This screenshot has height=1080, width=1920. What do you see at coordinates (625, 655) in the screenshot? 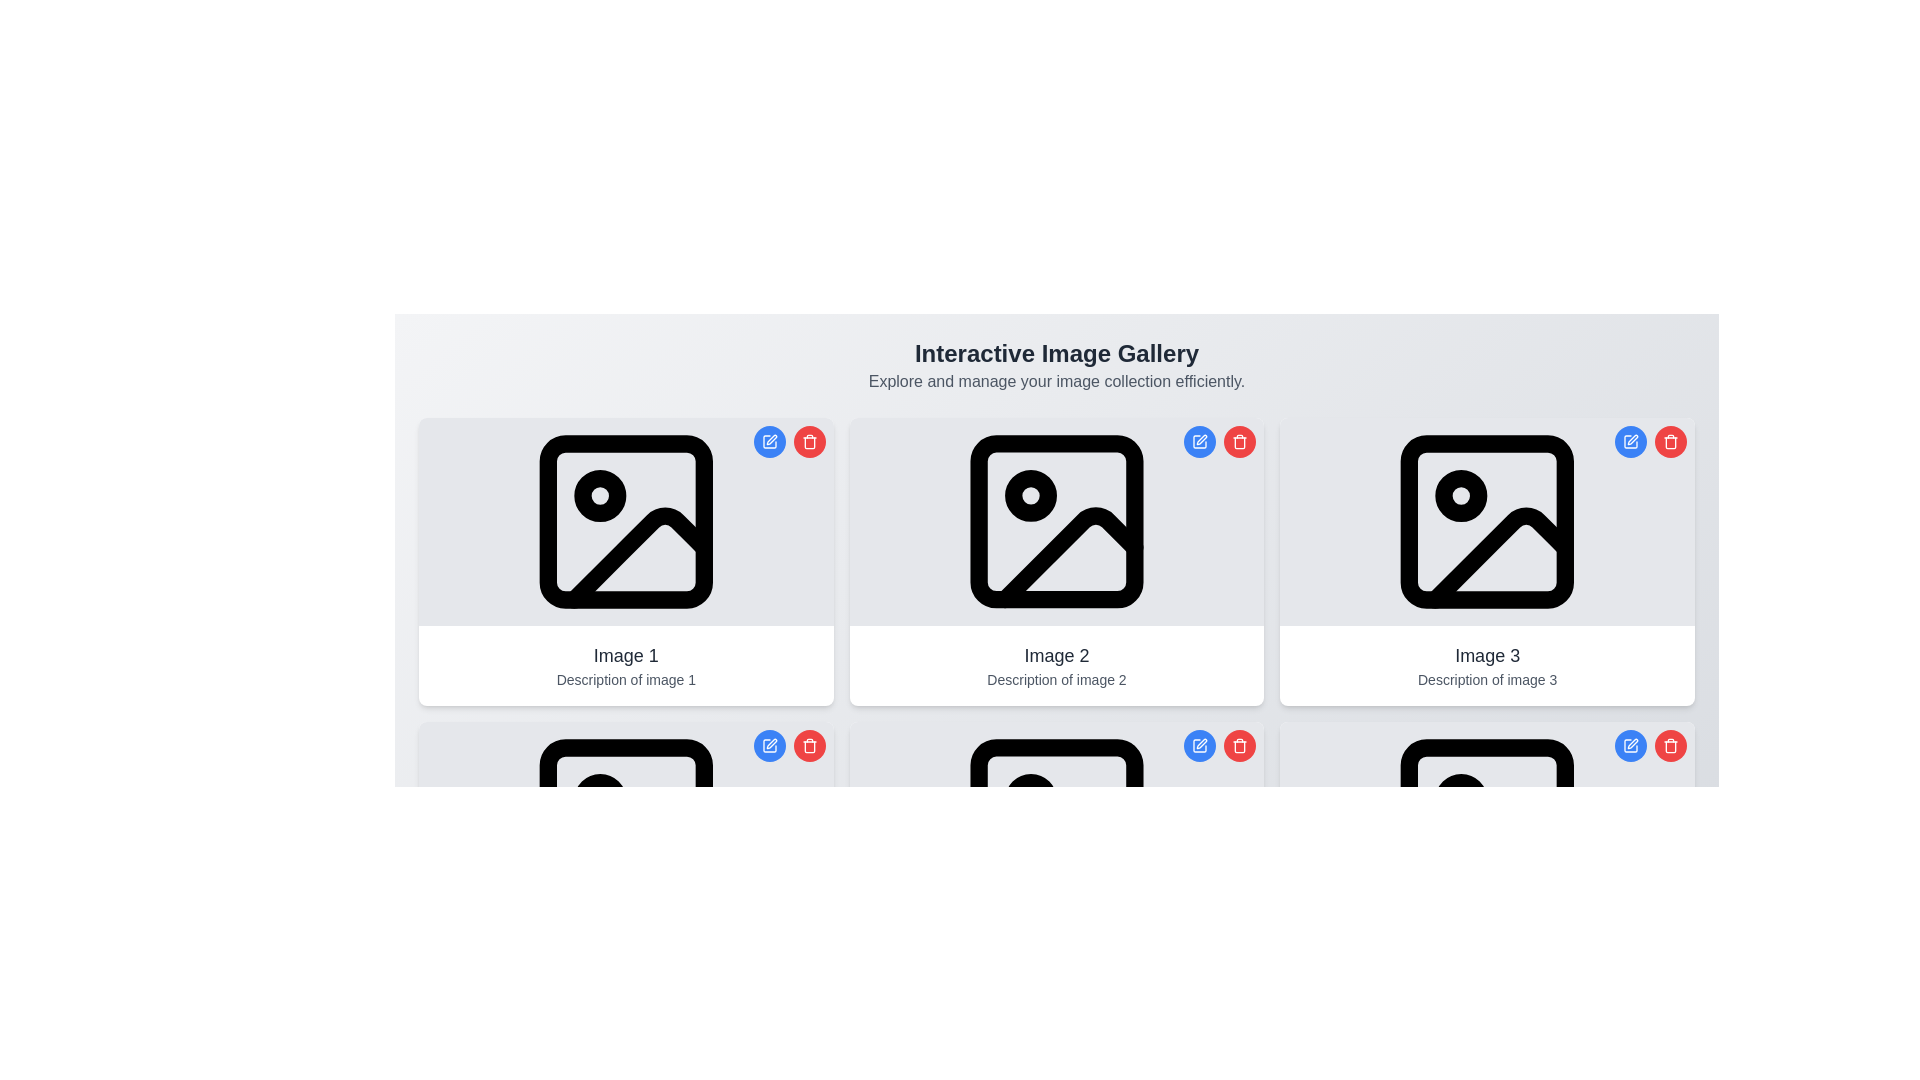
I see `text label displaying 'Image 1', which is a bold, medium-sized dark gray text located above the description of image 1 in the first card of the gallery view` at bounding box center [625, 655].